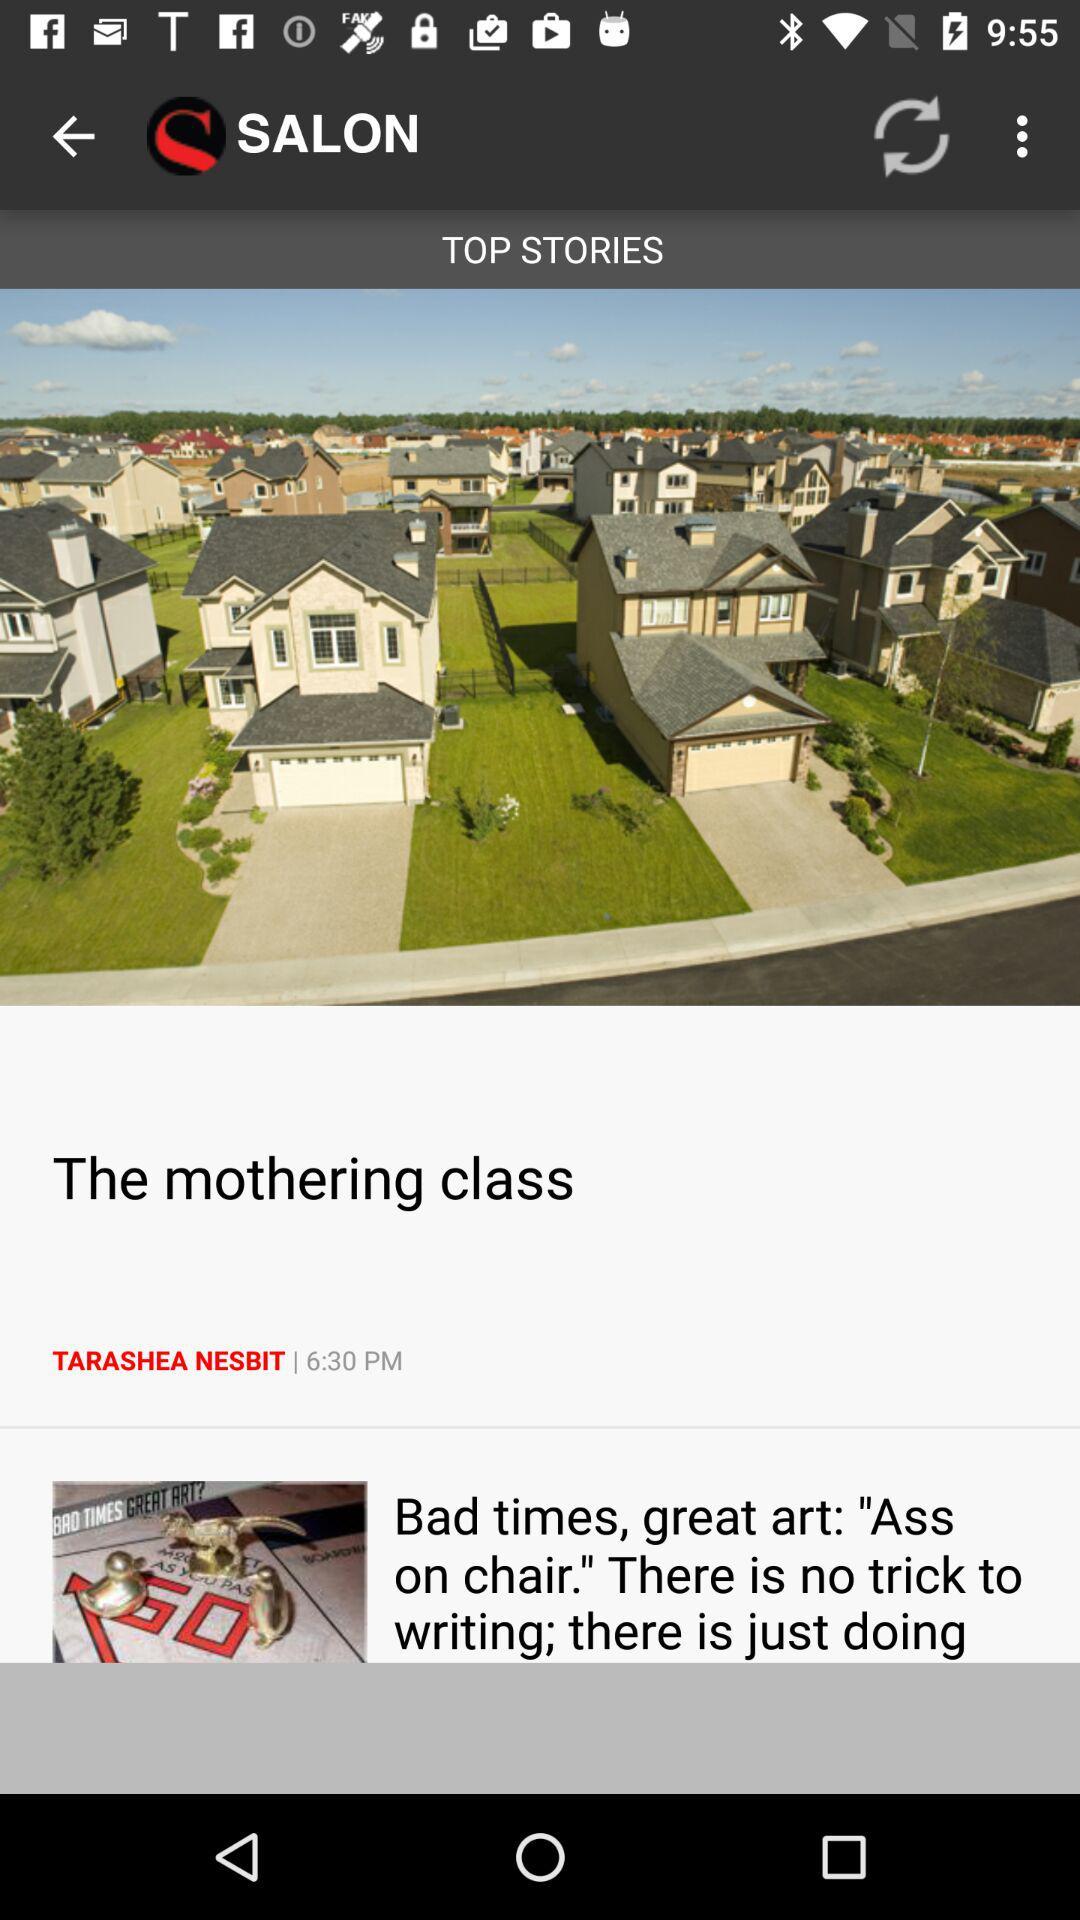  Describe the element at coordinates (709, 1570) in the screenshot. I see `bad times great` at that location.